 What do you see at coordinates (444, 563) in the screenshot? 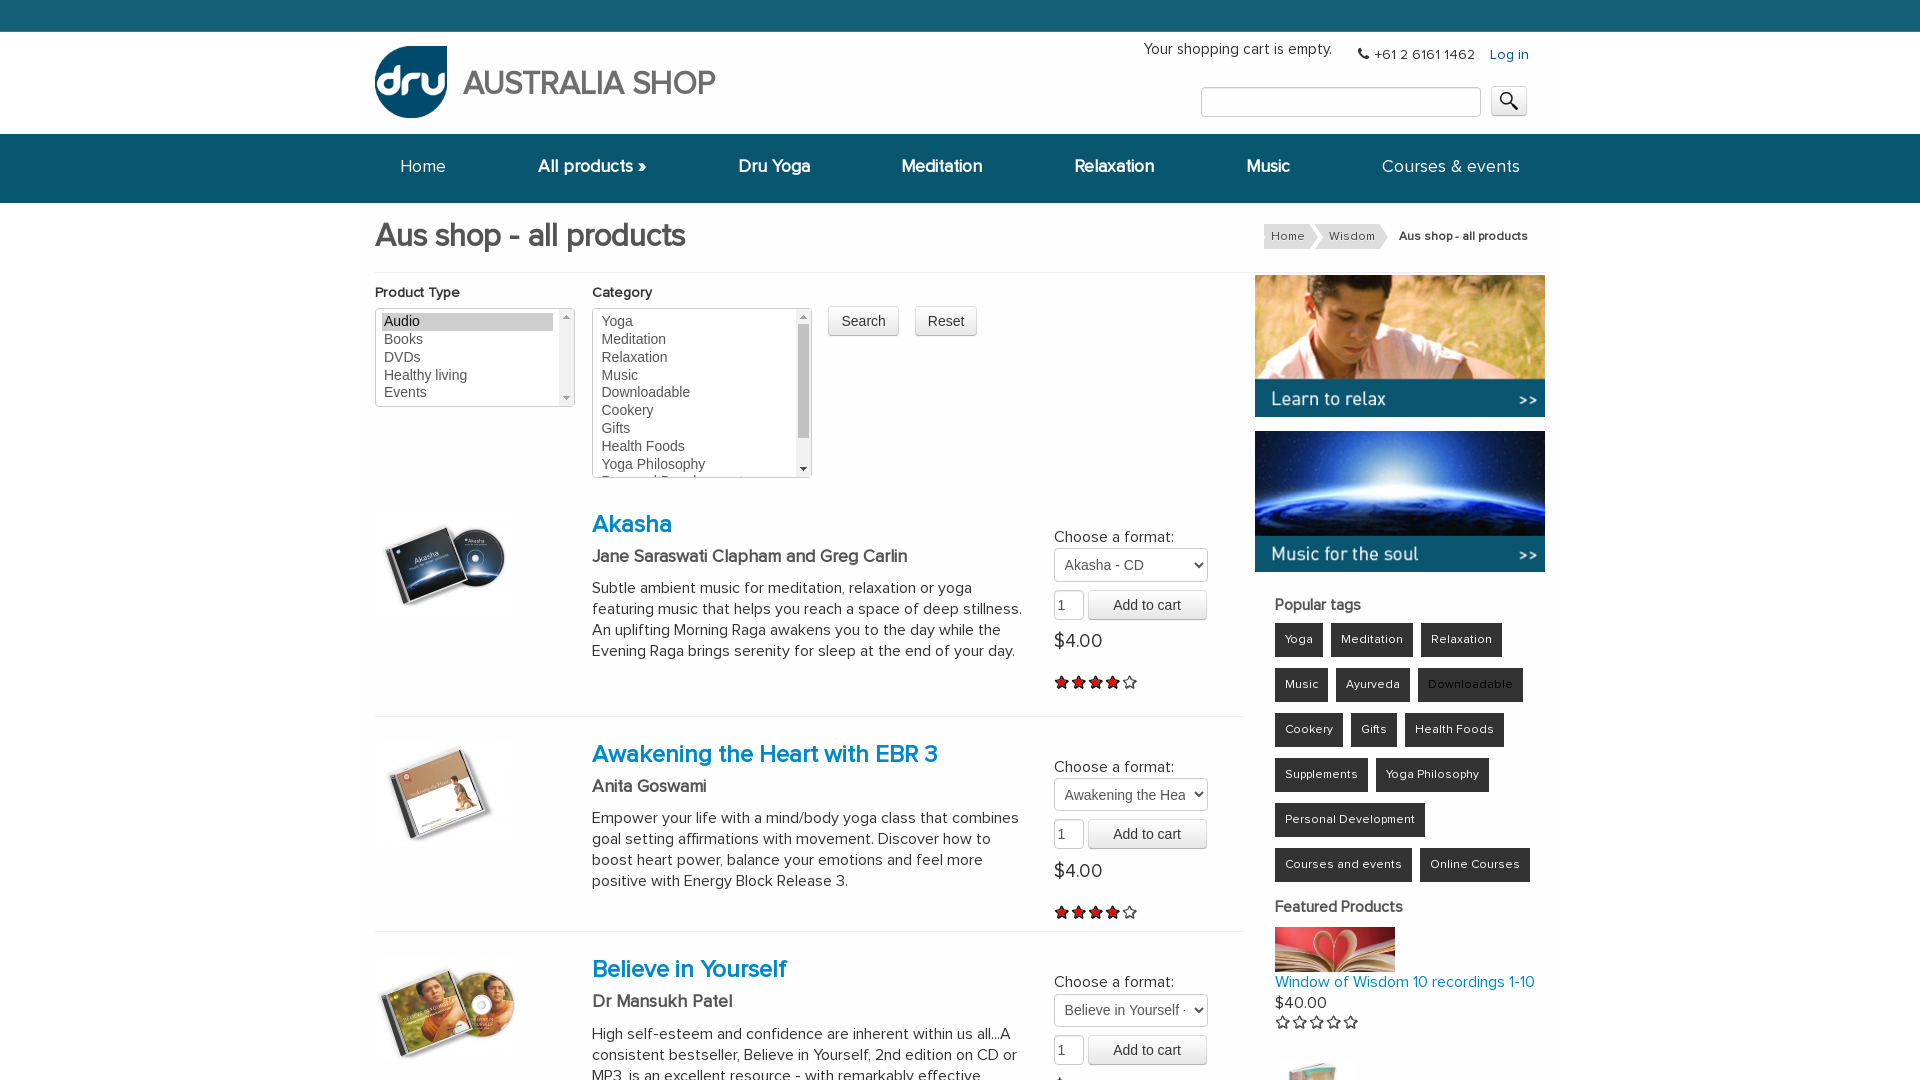
I see `'Akasha - Music for inner stillness'` at bounding box center [444, 563].